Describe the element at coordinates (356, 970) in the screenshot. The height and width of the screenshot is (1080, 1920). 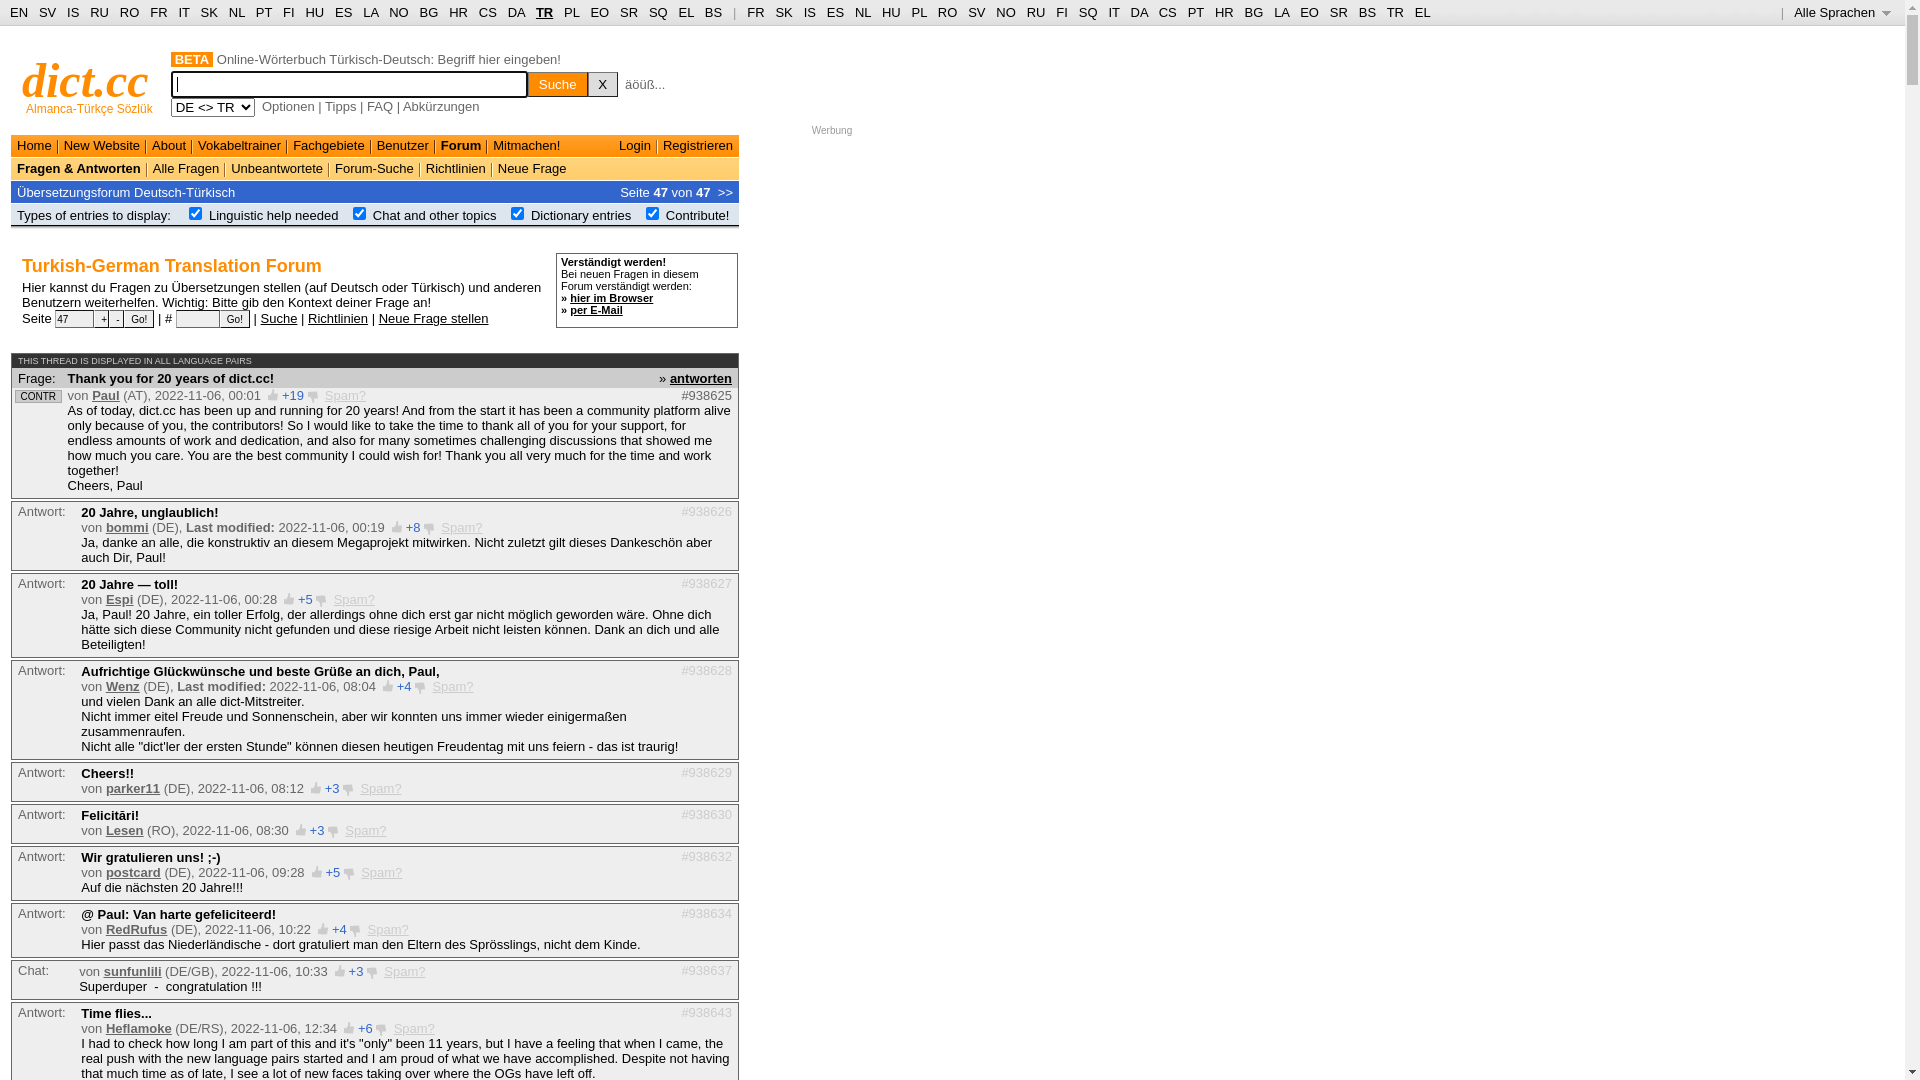
I see `'+3'` at that location.